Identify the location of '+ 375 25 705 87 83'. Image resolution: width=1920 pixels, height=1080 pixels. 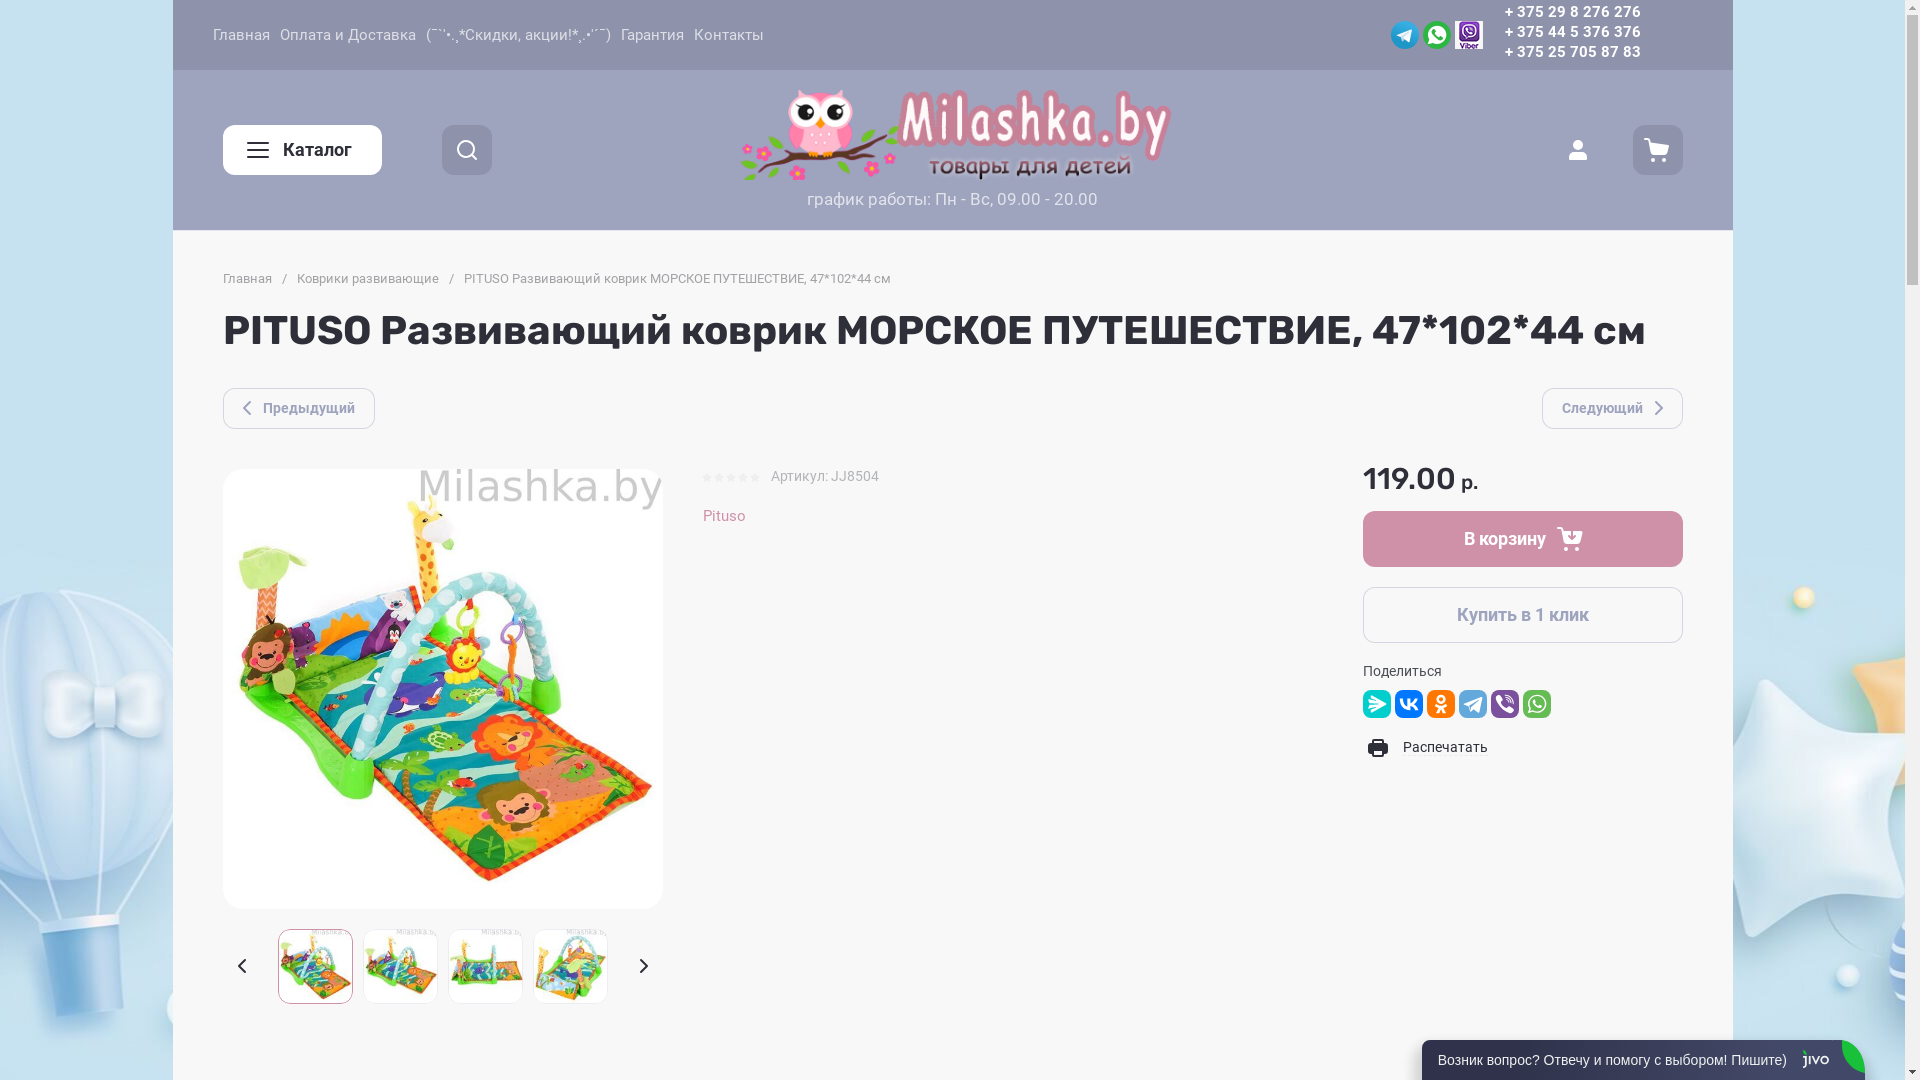
(1503, 50).